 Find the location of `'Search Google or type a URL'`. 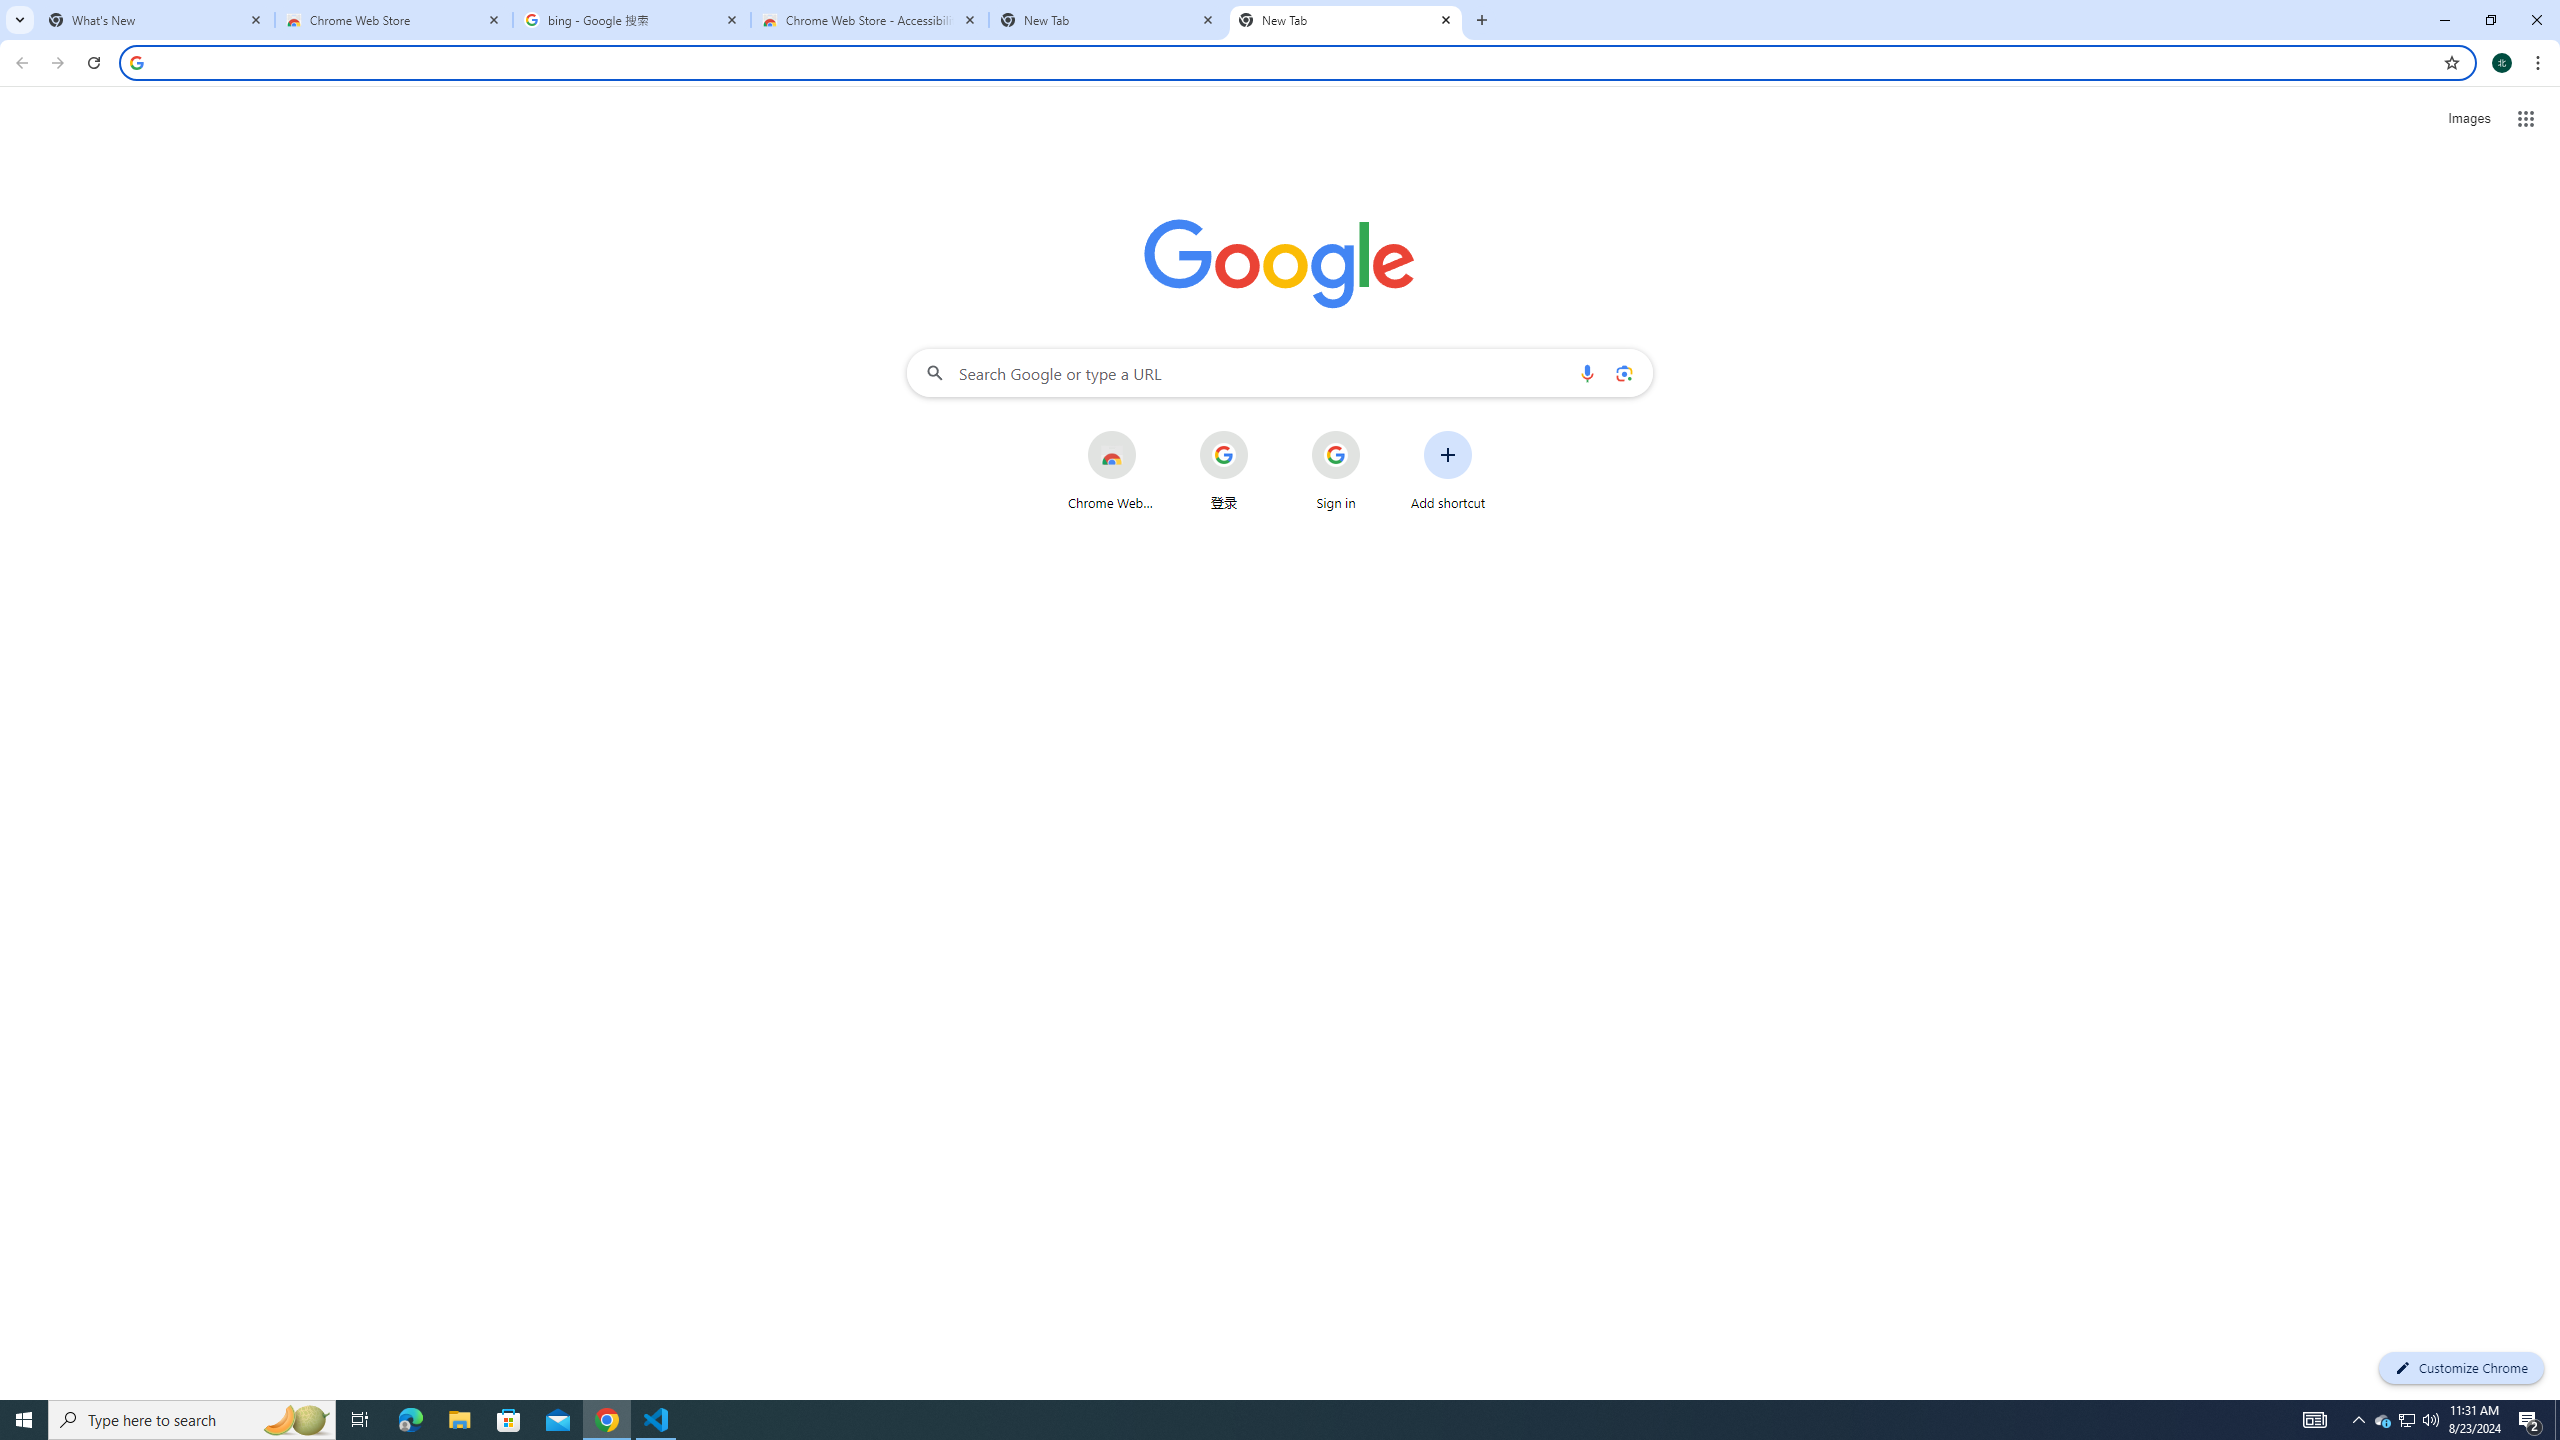

'Search Google or type a URL' is located at coordinates (1280, 371).